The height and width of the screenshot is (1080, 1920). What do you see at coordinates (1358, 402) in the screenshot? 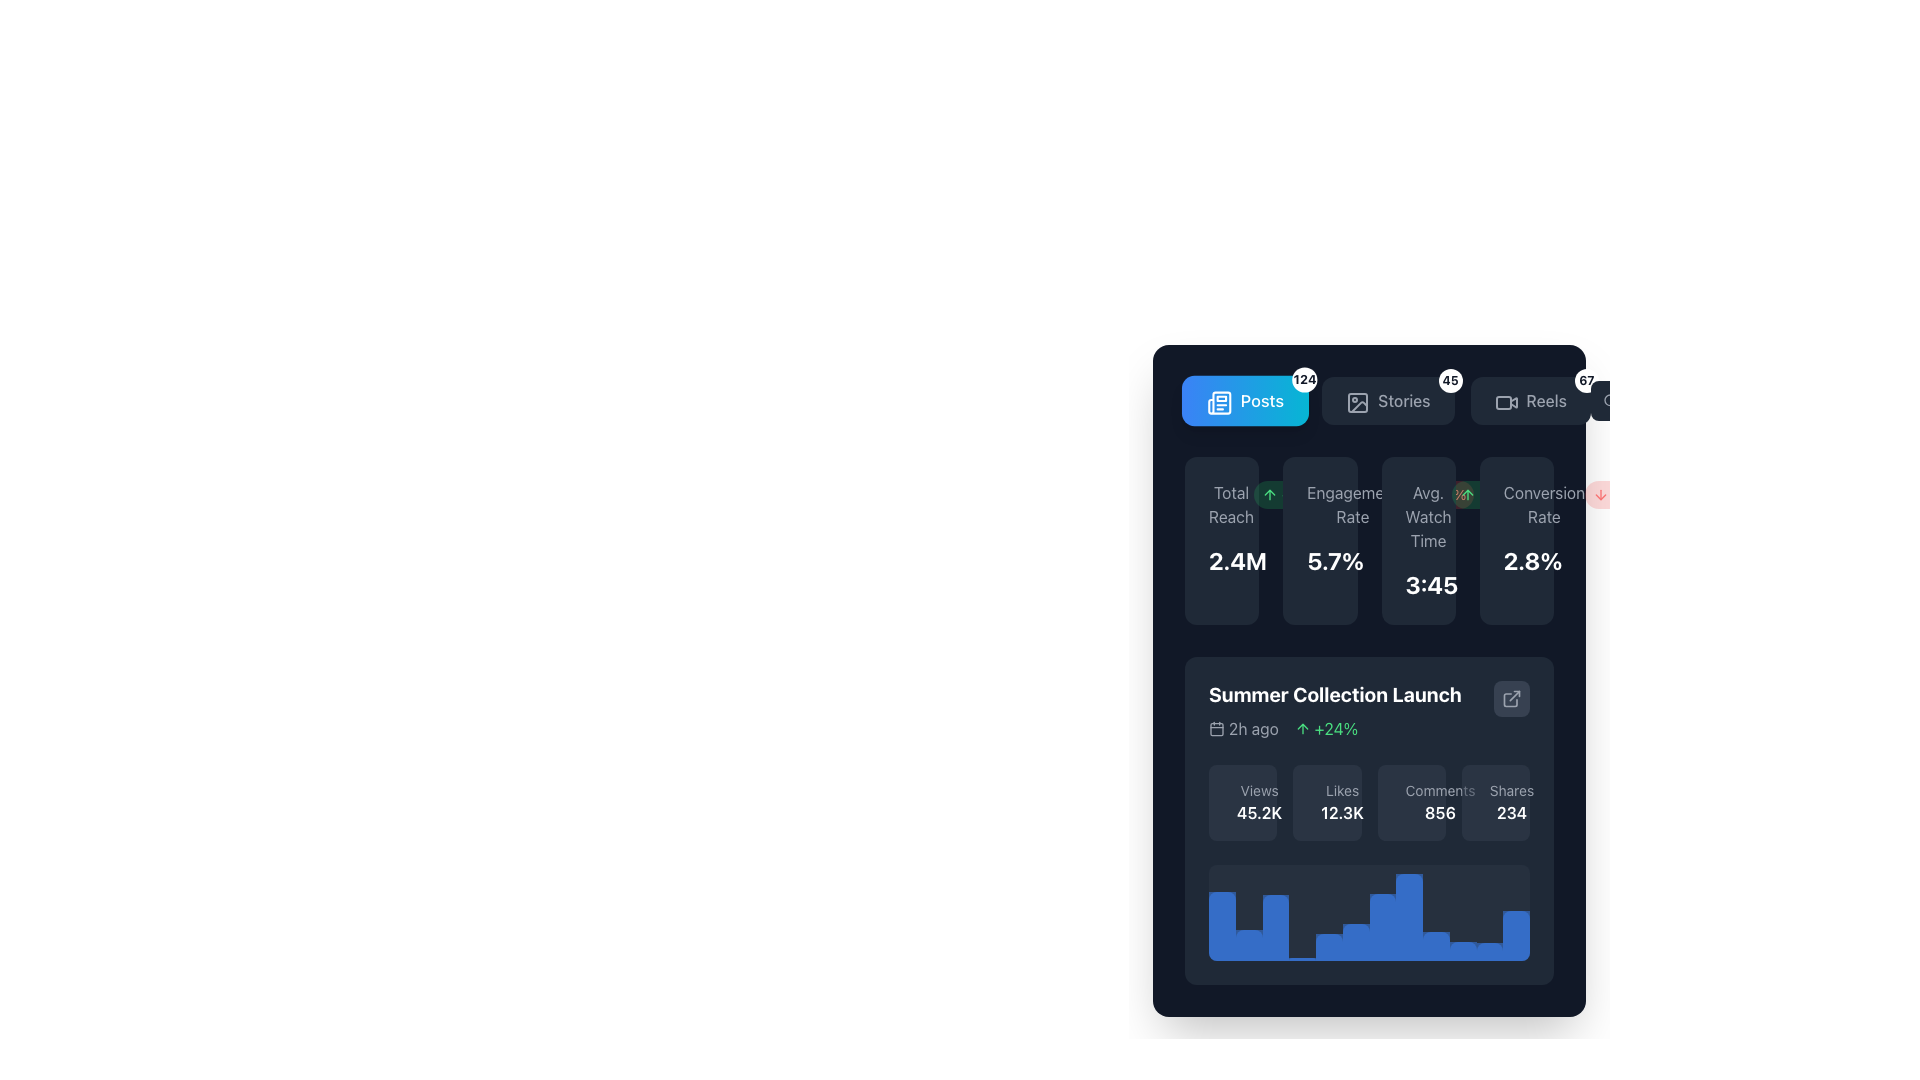
I see `the minimalist icon resembling an image placeholder located in the top navigation bar, positioned between the 'Stories' and 'Reels' tabs` at bounding box center [1358, 402].